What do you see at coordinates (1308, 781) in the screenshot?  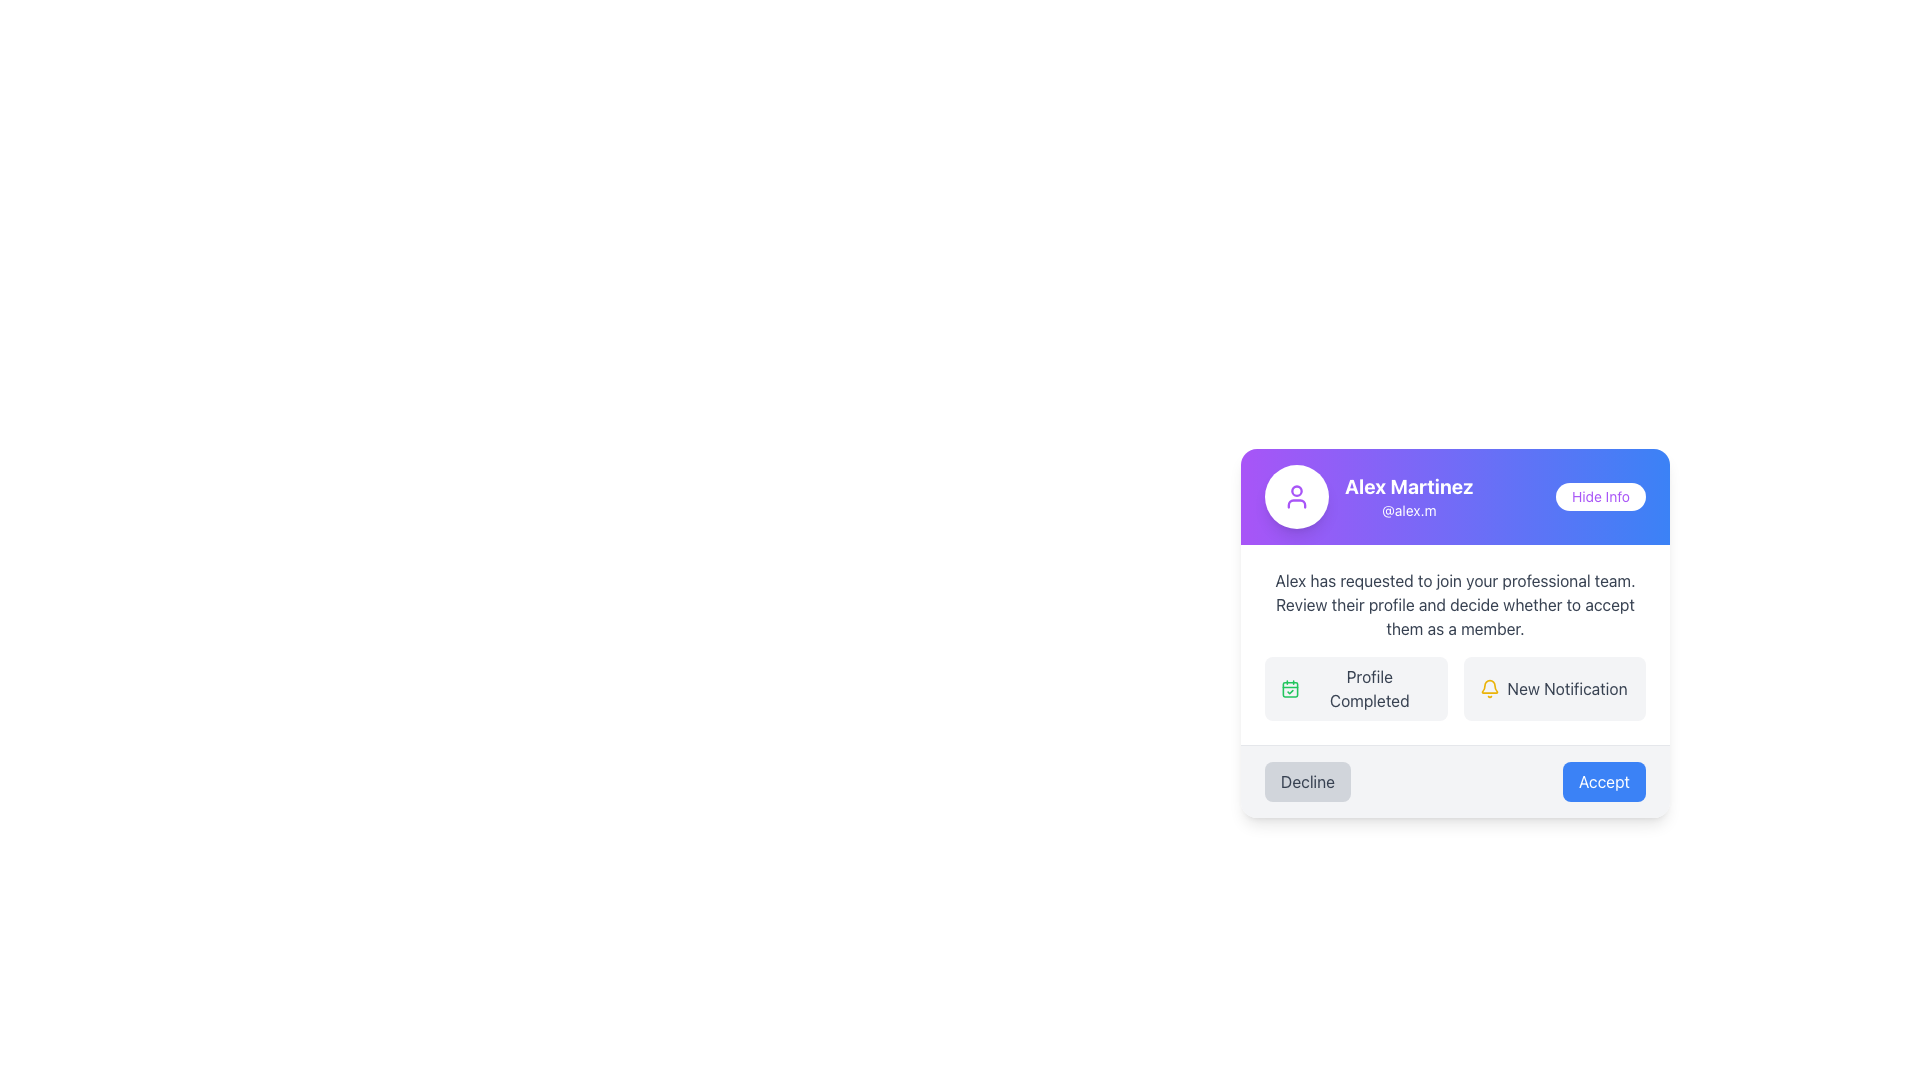 I see `the rounded rectangular 'Decline' button with gray background and darker gray text to observe the hover effect` at bounding box center [1308, 781].